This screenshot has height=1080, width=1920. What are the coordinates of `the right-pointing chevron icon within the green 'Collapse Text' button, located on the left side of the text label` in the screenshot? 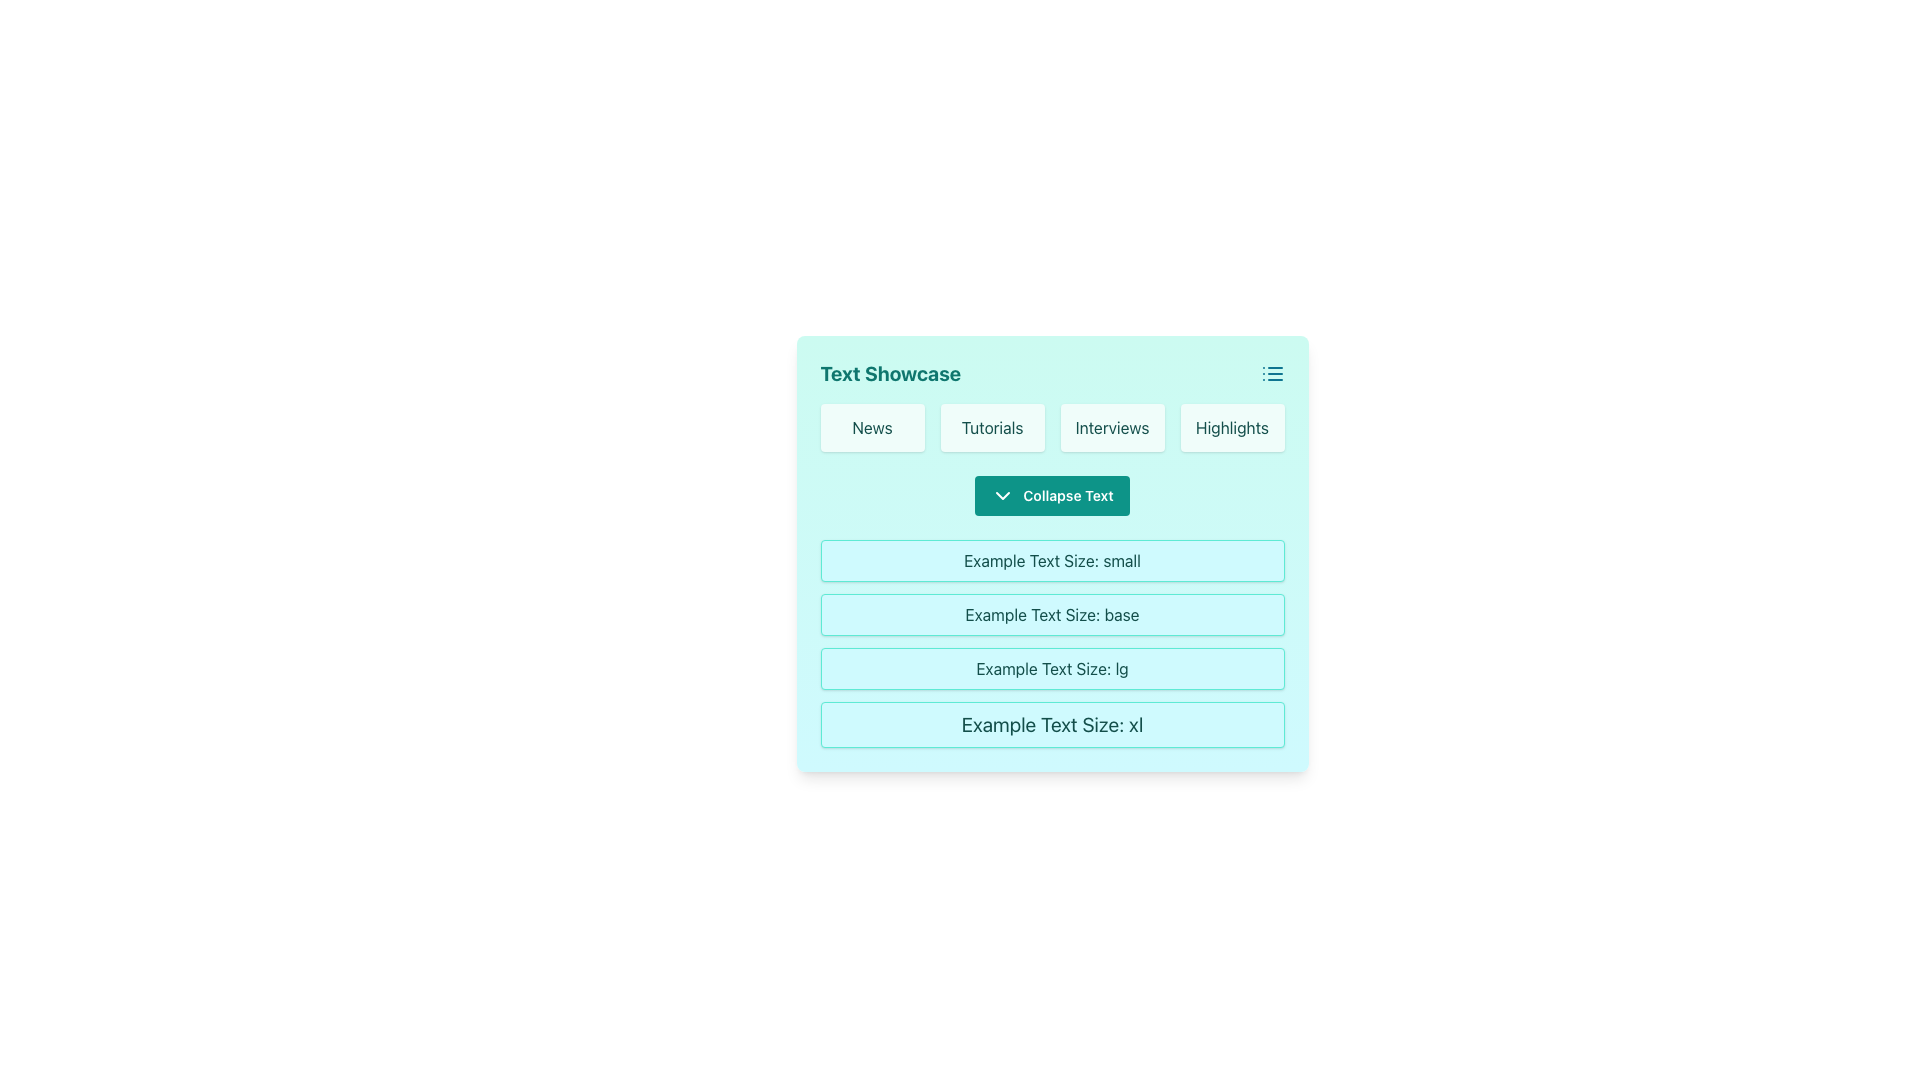 It's located at (1003, 495).